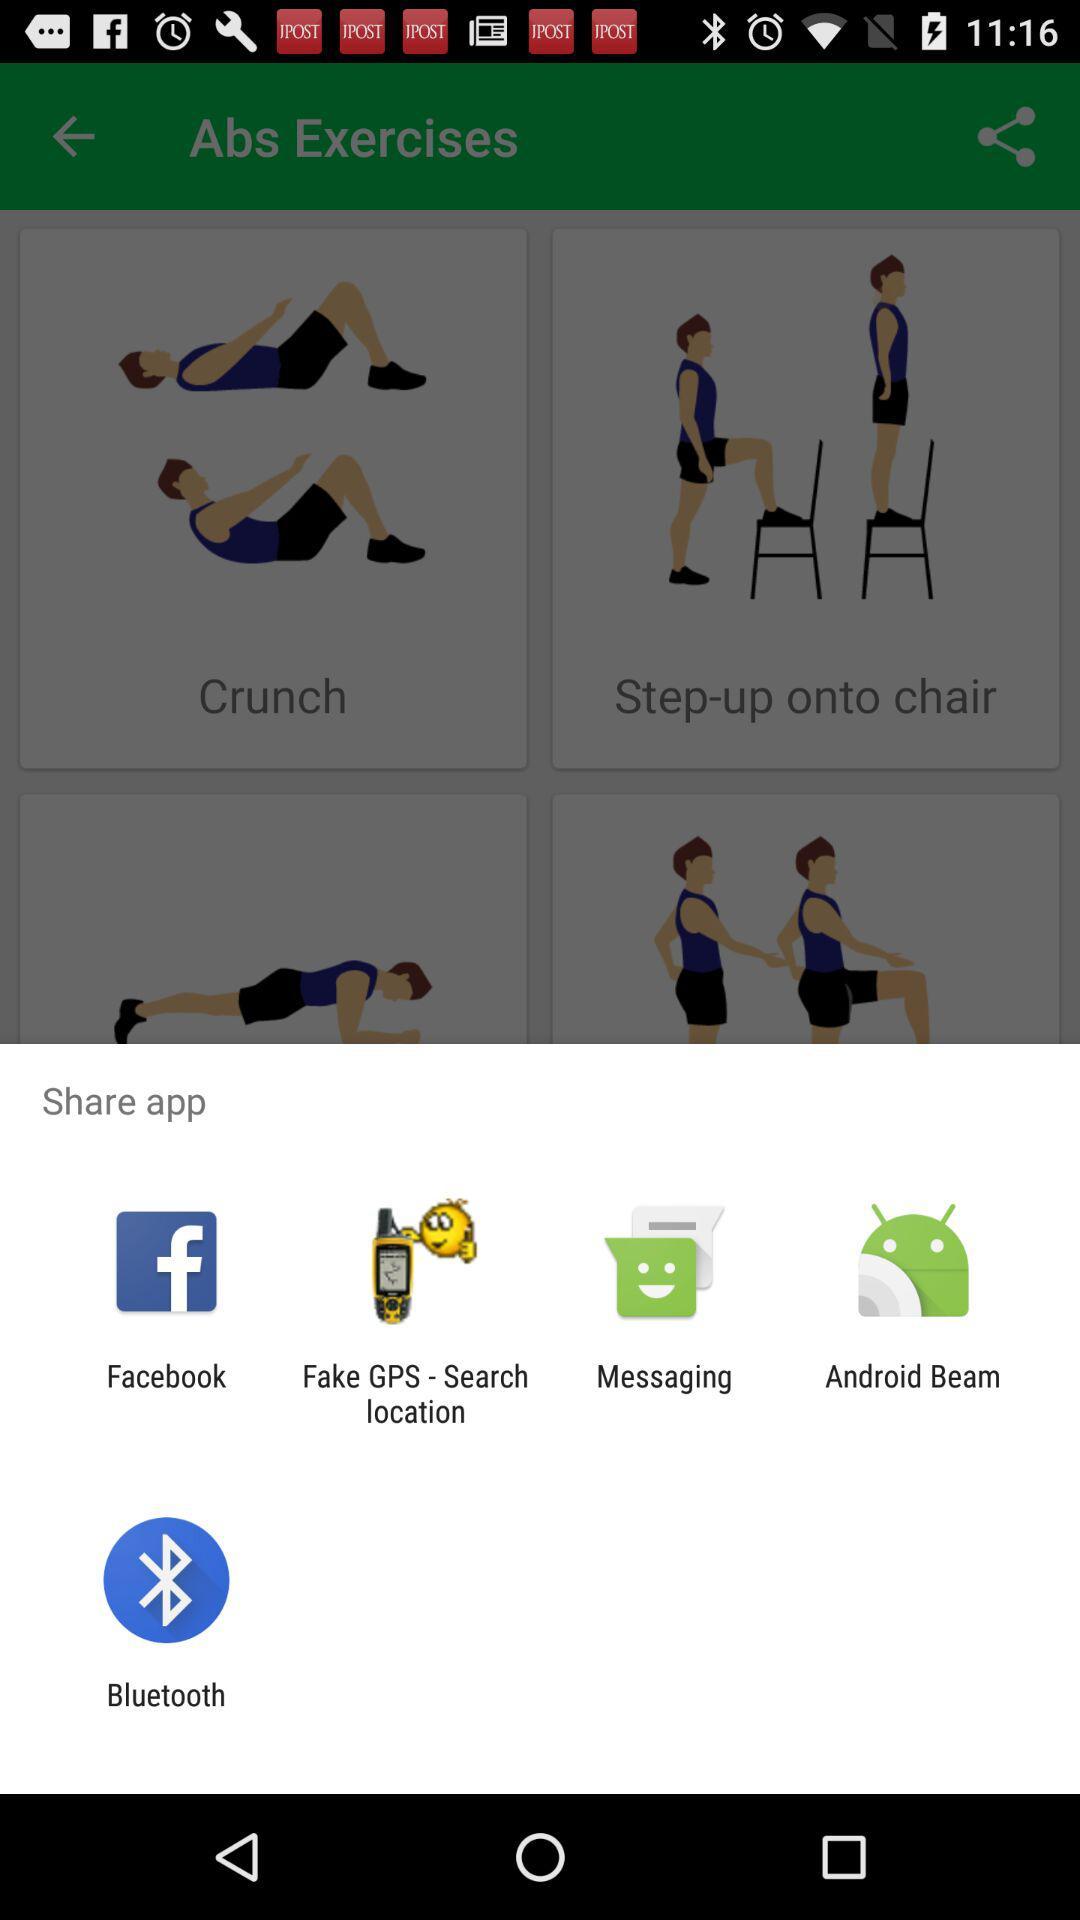  What do you see at coordinates (1006, 135) in the screenshot?
I see `item to the right of abs exercises item` at bounding box center [1006, 135].